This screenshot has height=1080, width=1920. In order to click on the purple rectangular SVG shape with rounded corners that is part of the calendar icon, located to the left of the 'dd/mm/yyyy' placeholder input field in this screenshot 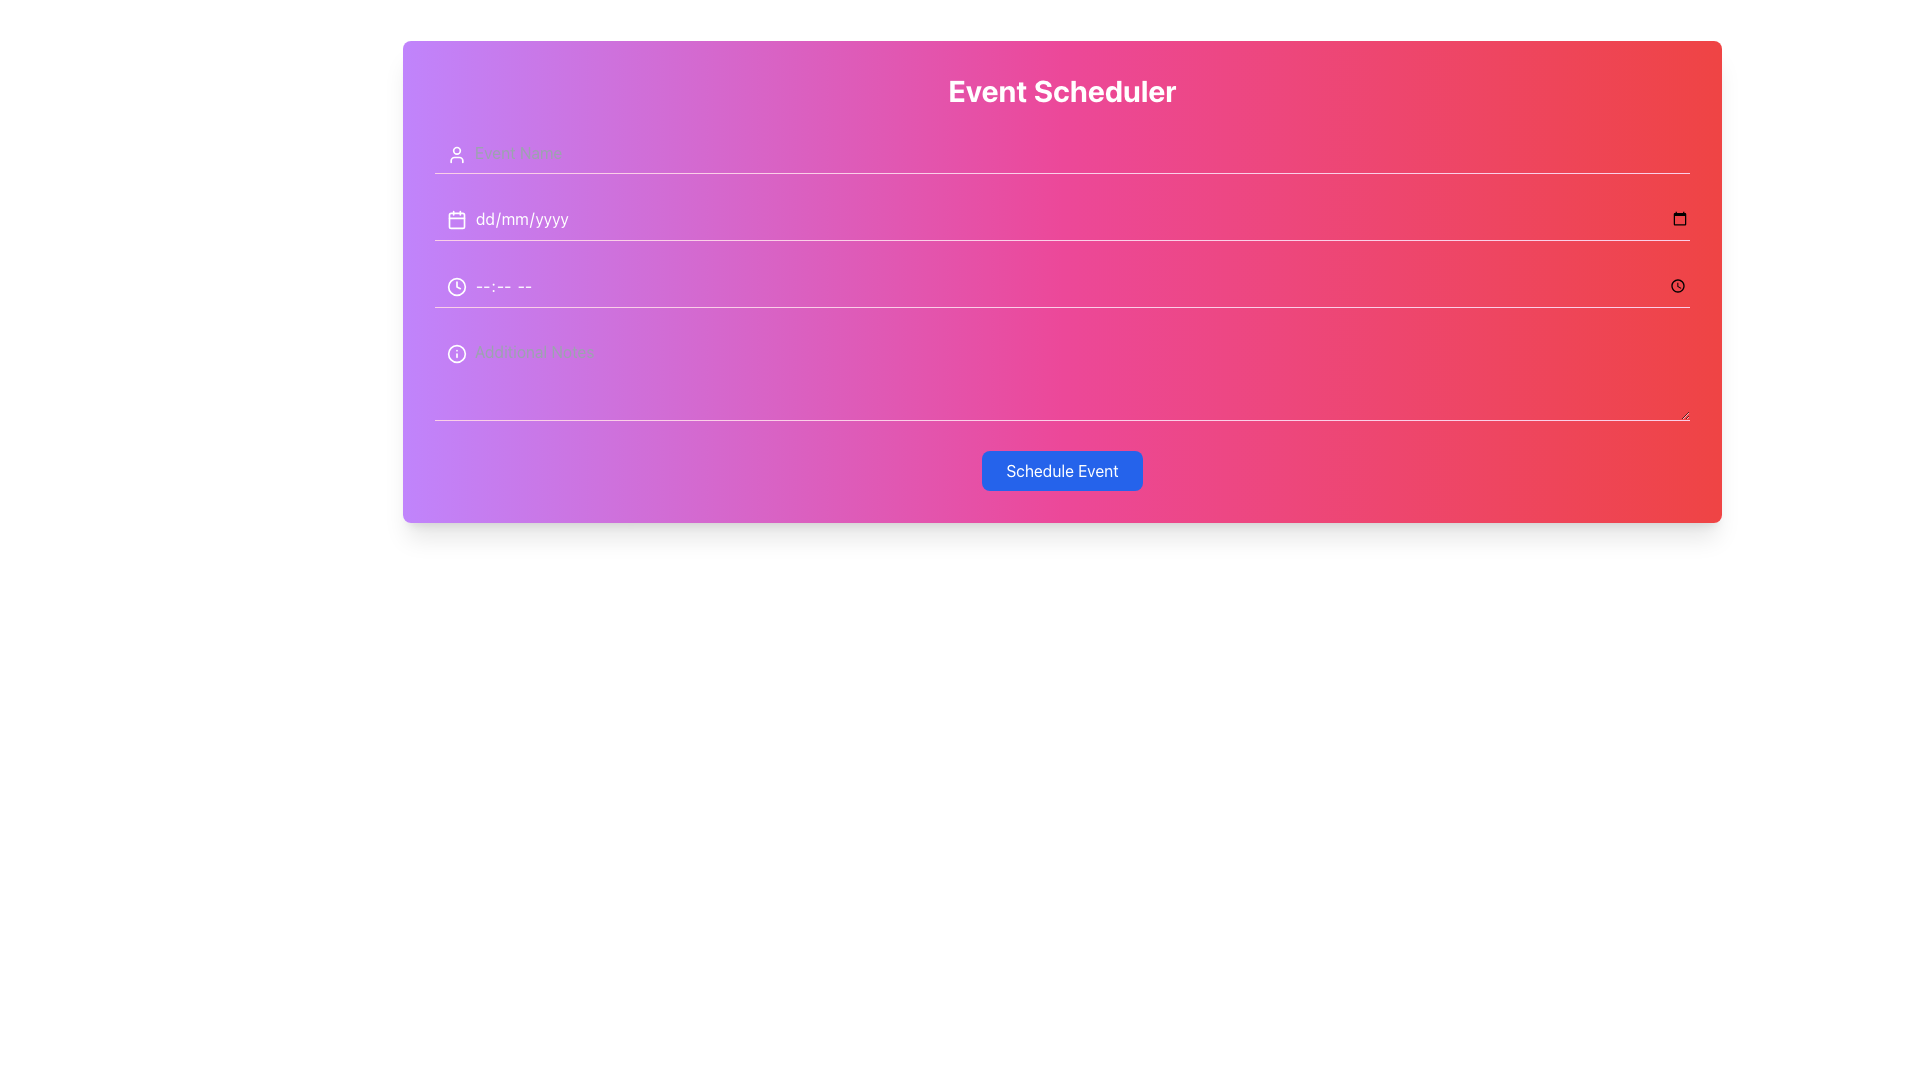, I will do `click(455, 219)`.